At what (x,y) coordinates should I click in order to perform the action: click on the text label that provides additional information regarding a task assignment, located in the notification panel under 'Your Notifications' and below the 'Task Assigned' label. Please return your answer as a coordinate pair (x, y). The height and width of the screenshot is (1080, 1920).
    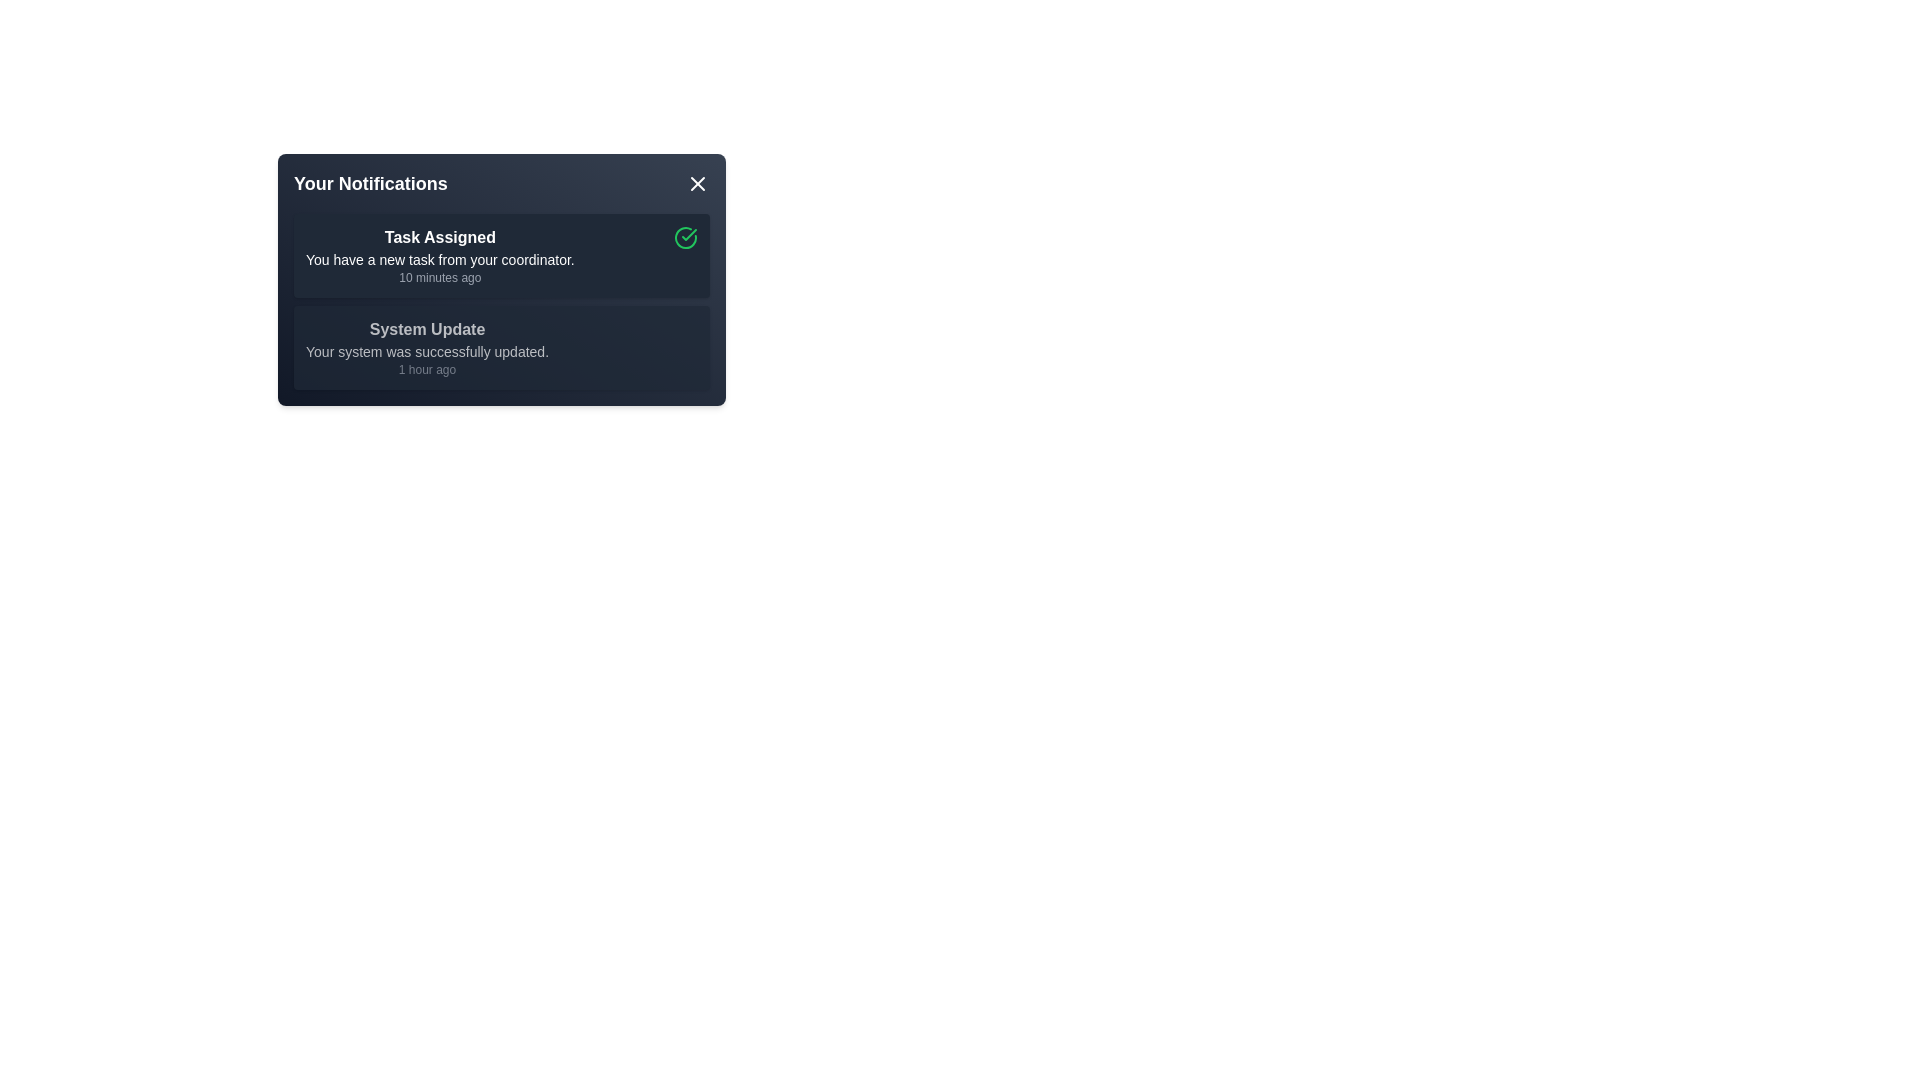
    Looking at the image, I should click on (439, 258).